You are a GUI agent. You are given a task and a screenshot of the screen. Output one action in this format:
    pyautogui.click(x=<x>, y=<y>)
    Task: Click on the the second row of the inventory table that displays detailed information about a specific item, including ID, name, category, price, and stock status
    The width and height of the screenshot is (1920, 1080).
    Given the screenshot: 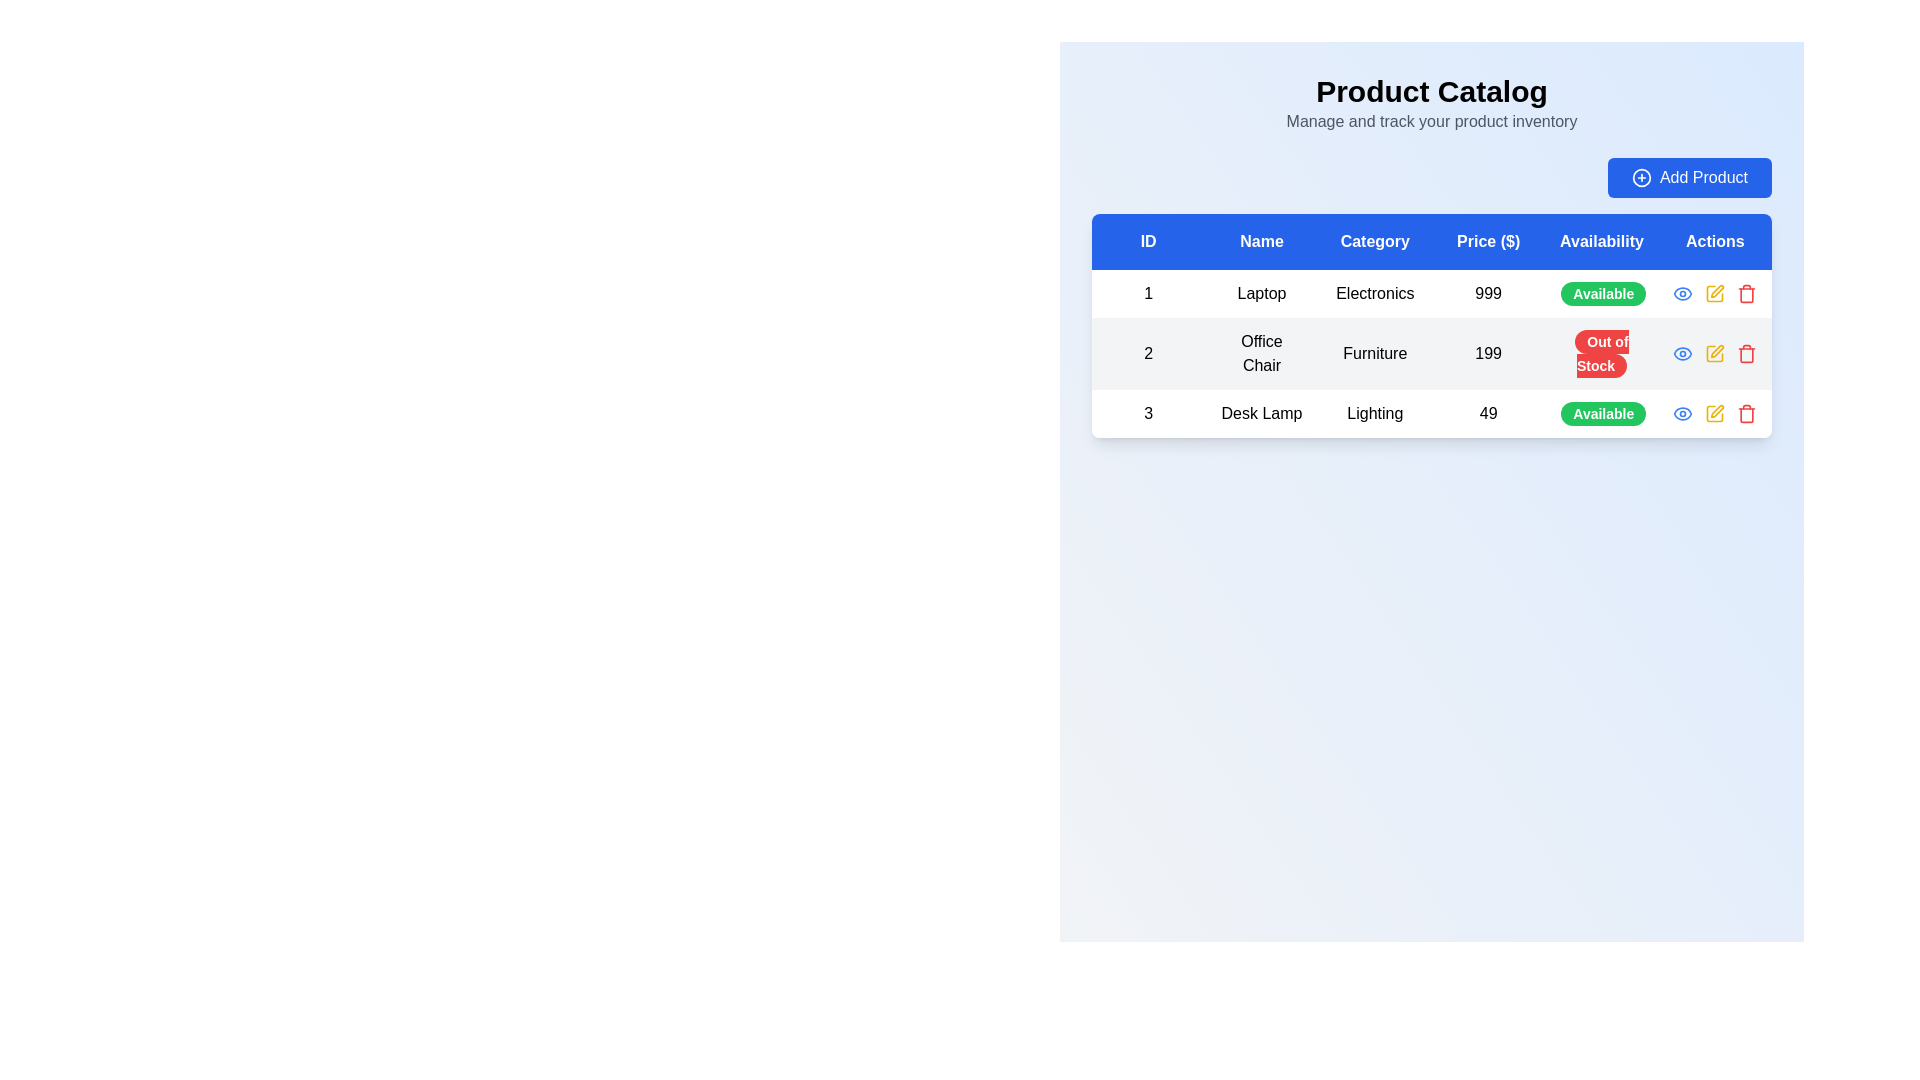 What is the action you would take?
    pyautogui.click(x=1430, y=353)
    